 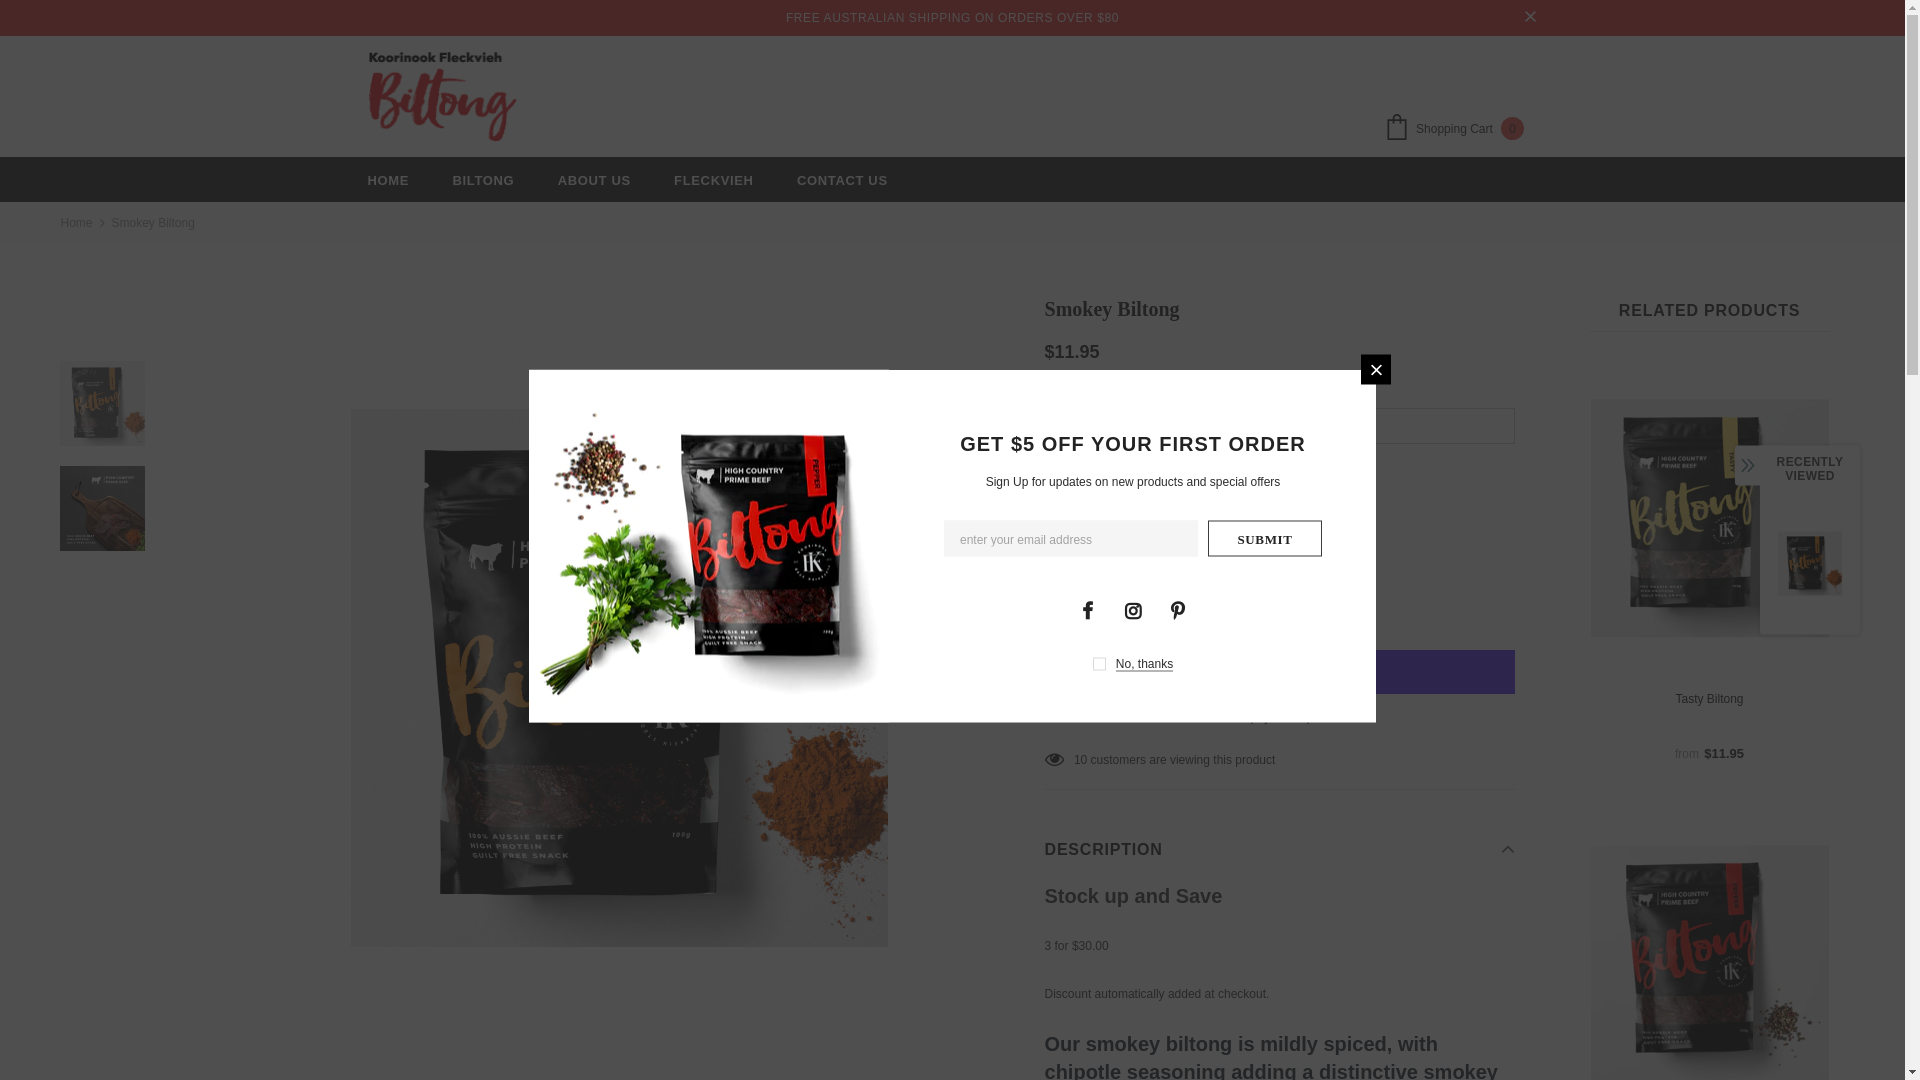 I want to click on 'Instagram', so click(x=1117, y=608).